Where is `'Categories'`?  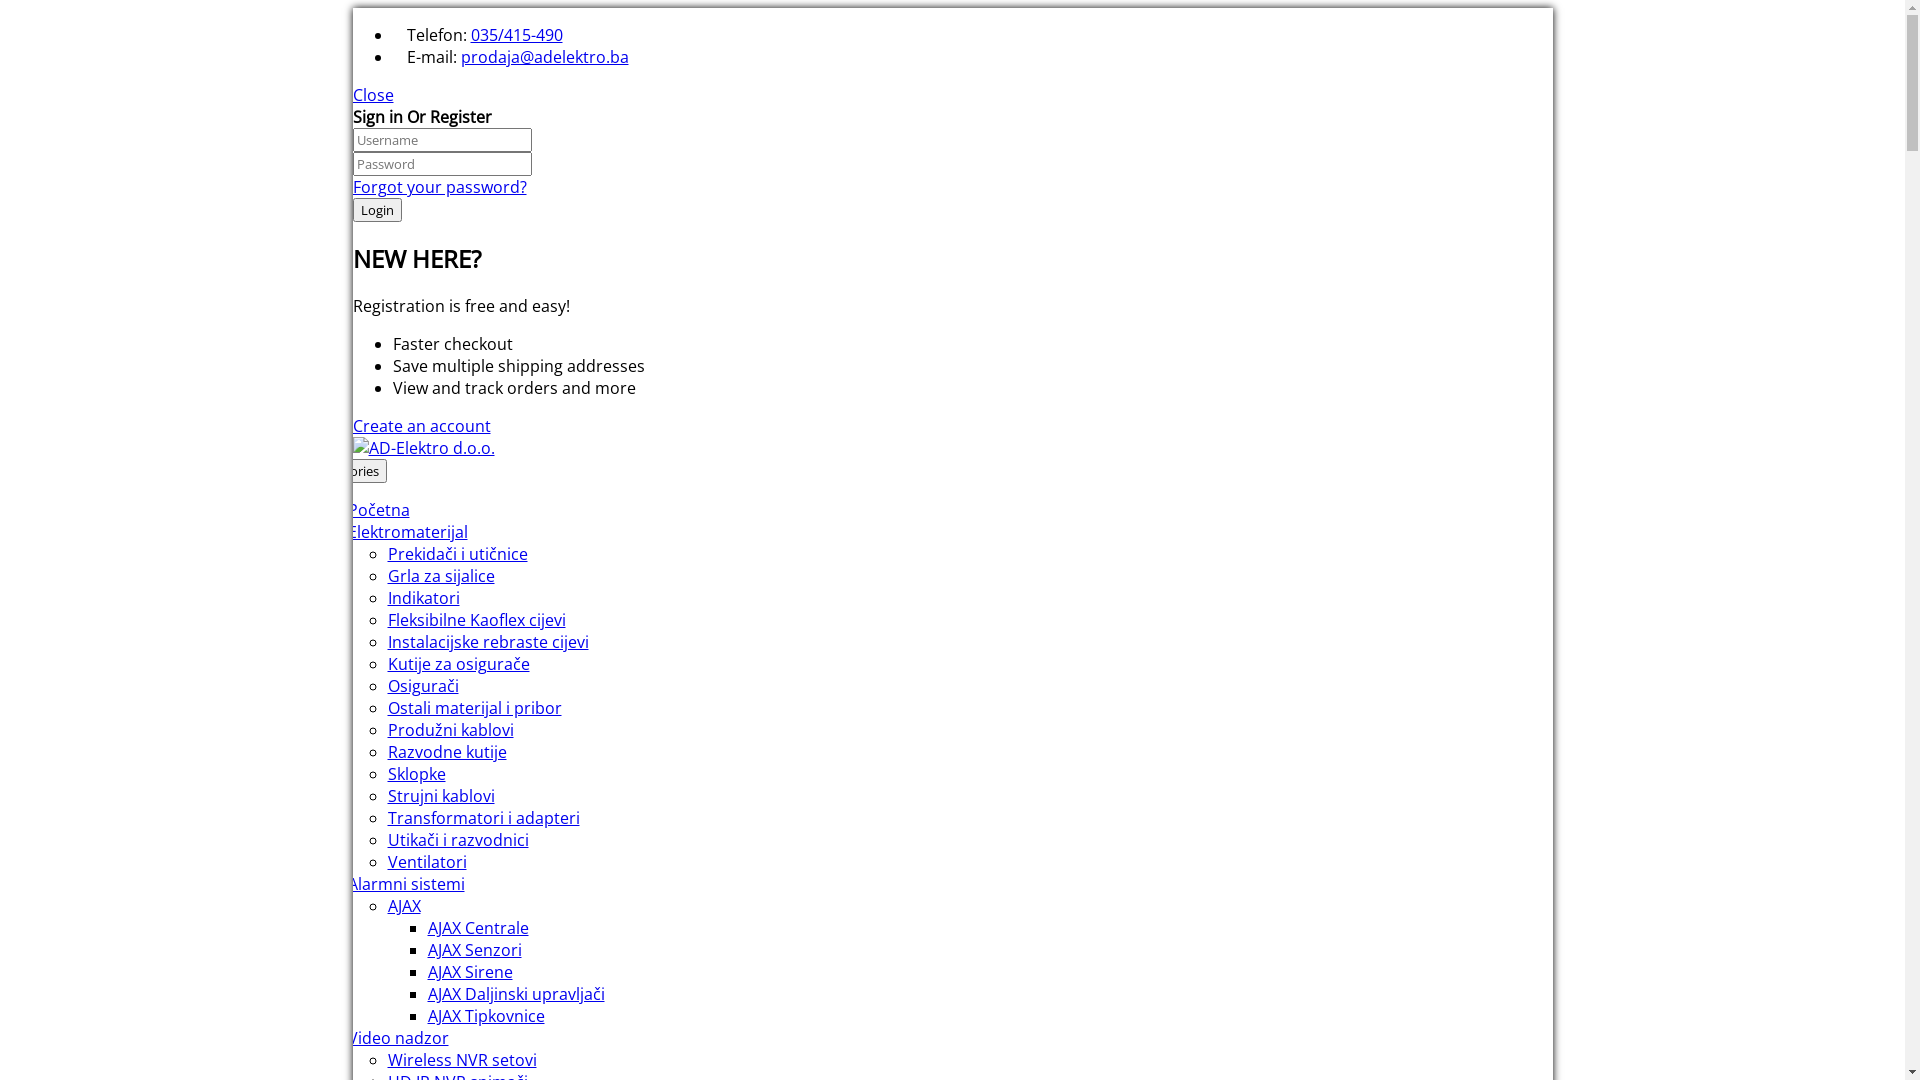 'Categories' is located at coordinates (347, 470).